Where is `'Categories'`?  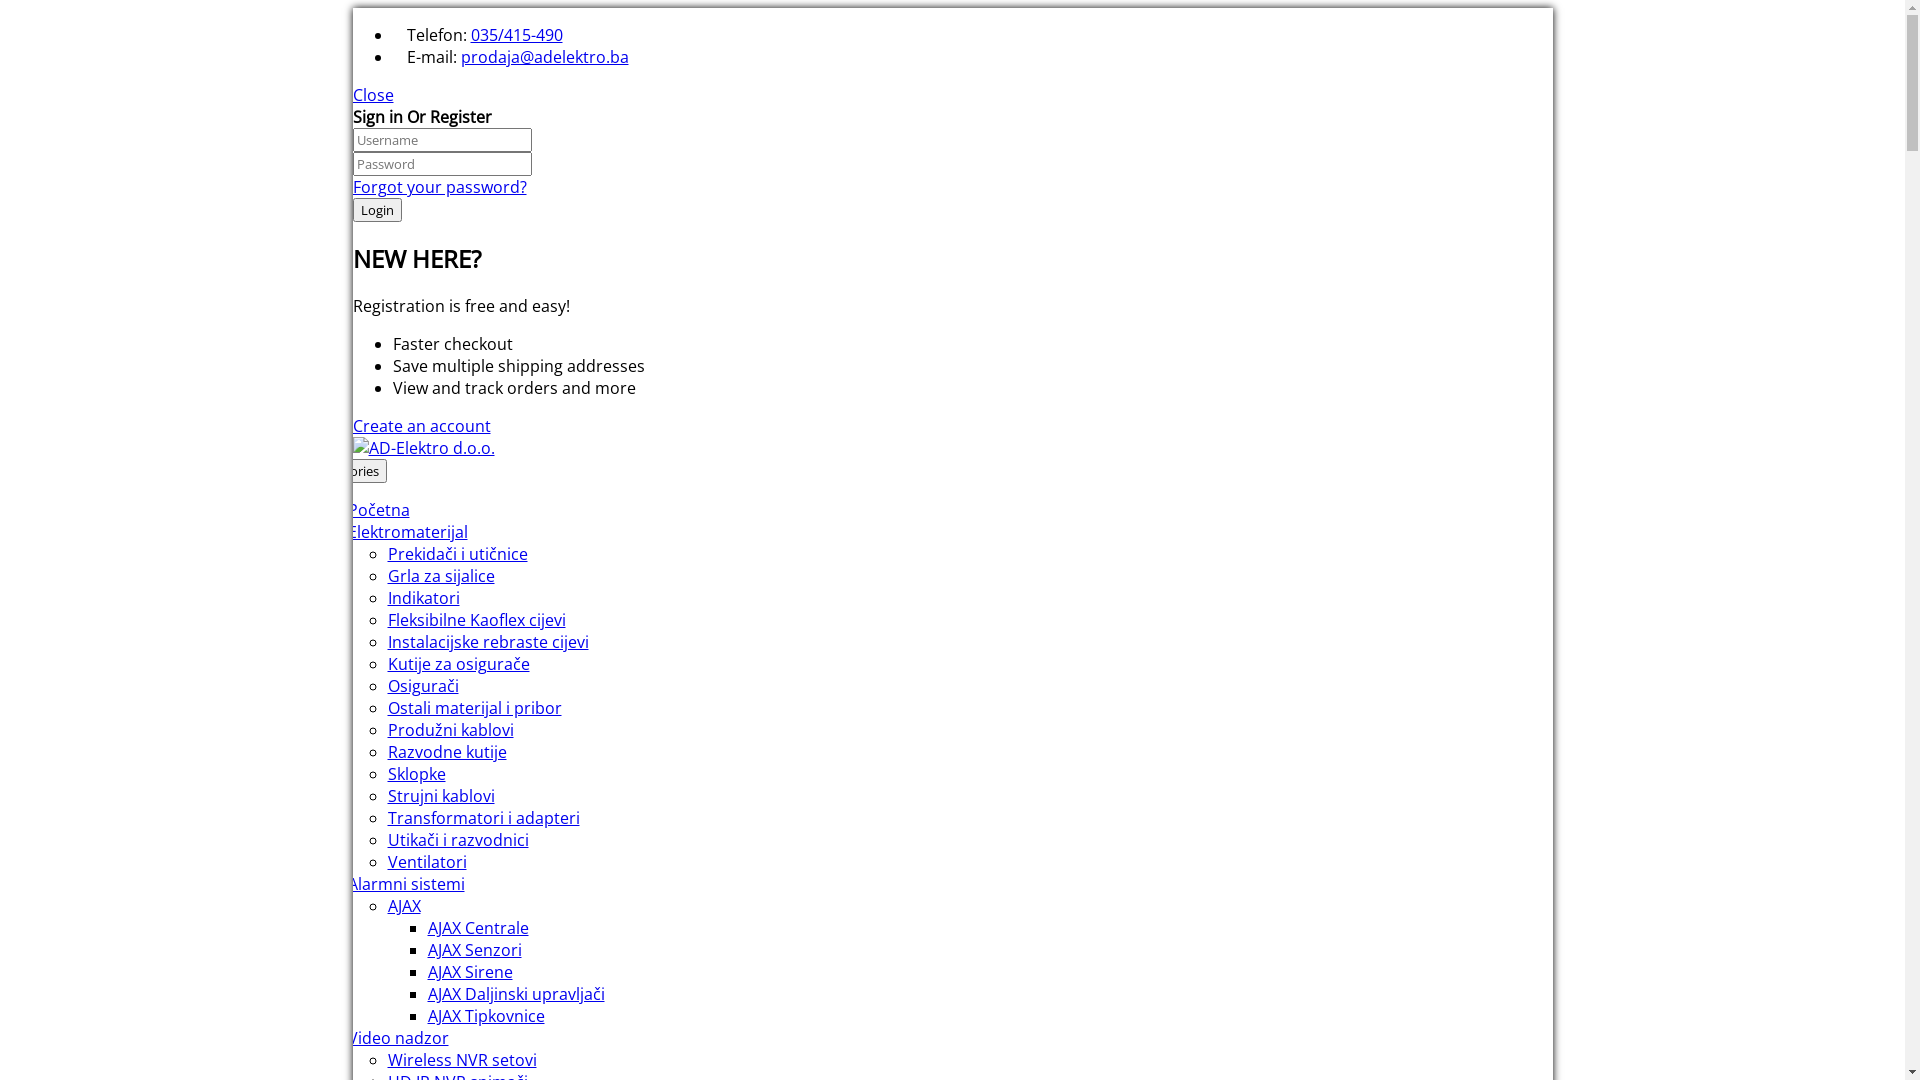 'Categories' is located at coordinates (347, 470).